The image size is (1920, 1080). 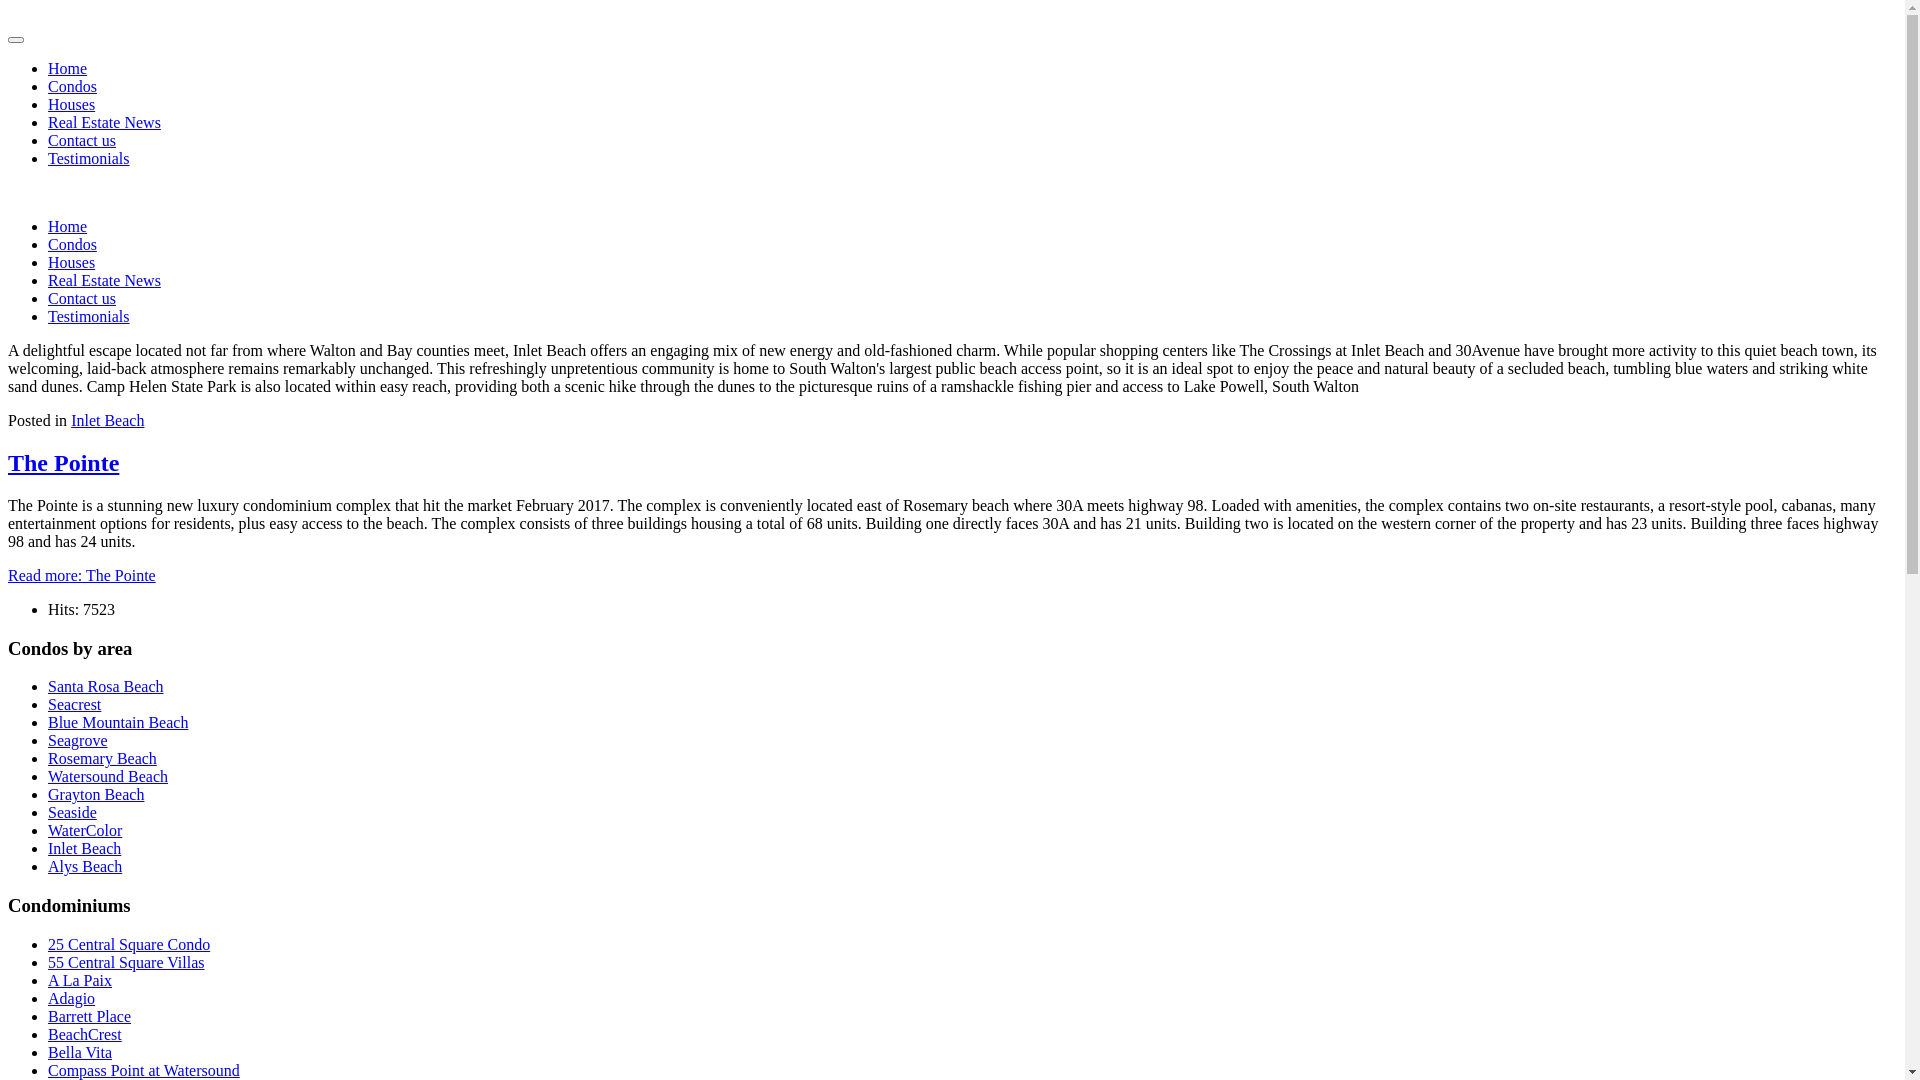 What do you see at coordinates (103, 280) in the screenshot?
I see `'Real Estate News'` at bounding box center [103, 280].